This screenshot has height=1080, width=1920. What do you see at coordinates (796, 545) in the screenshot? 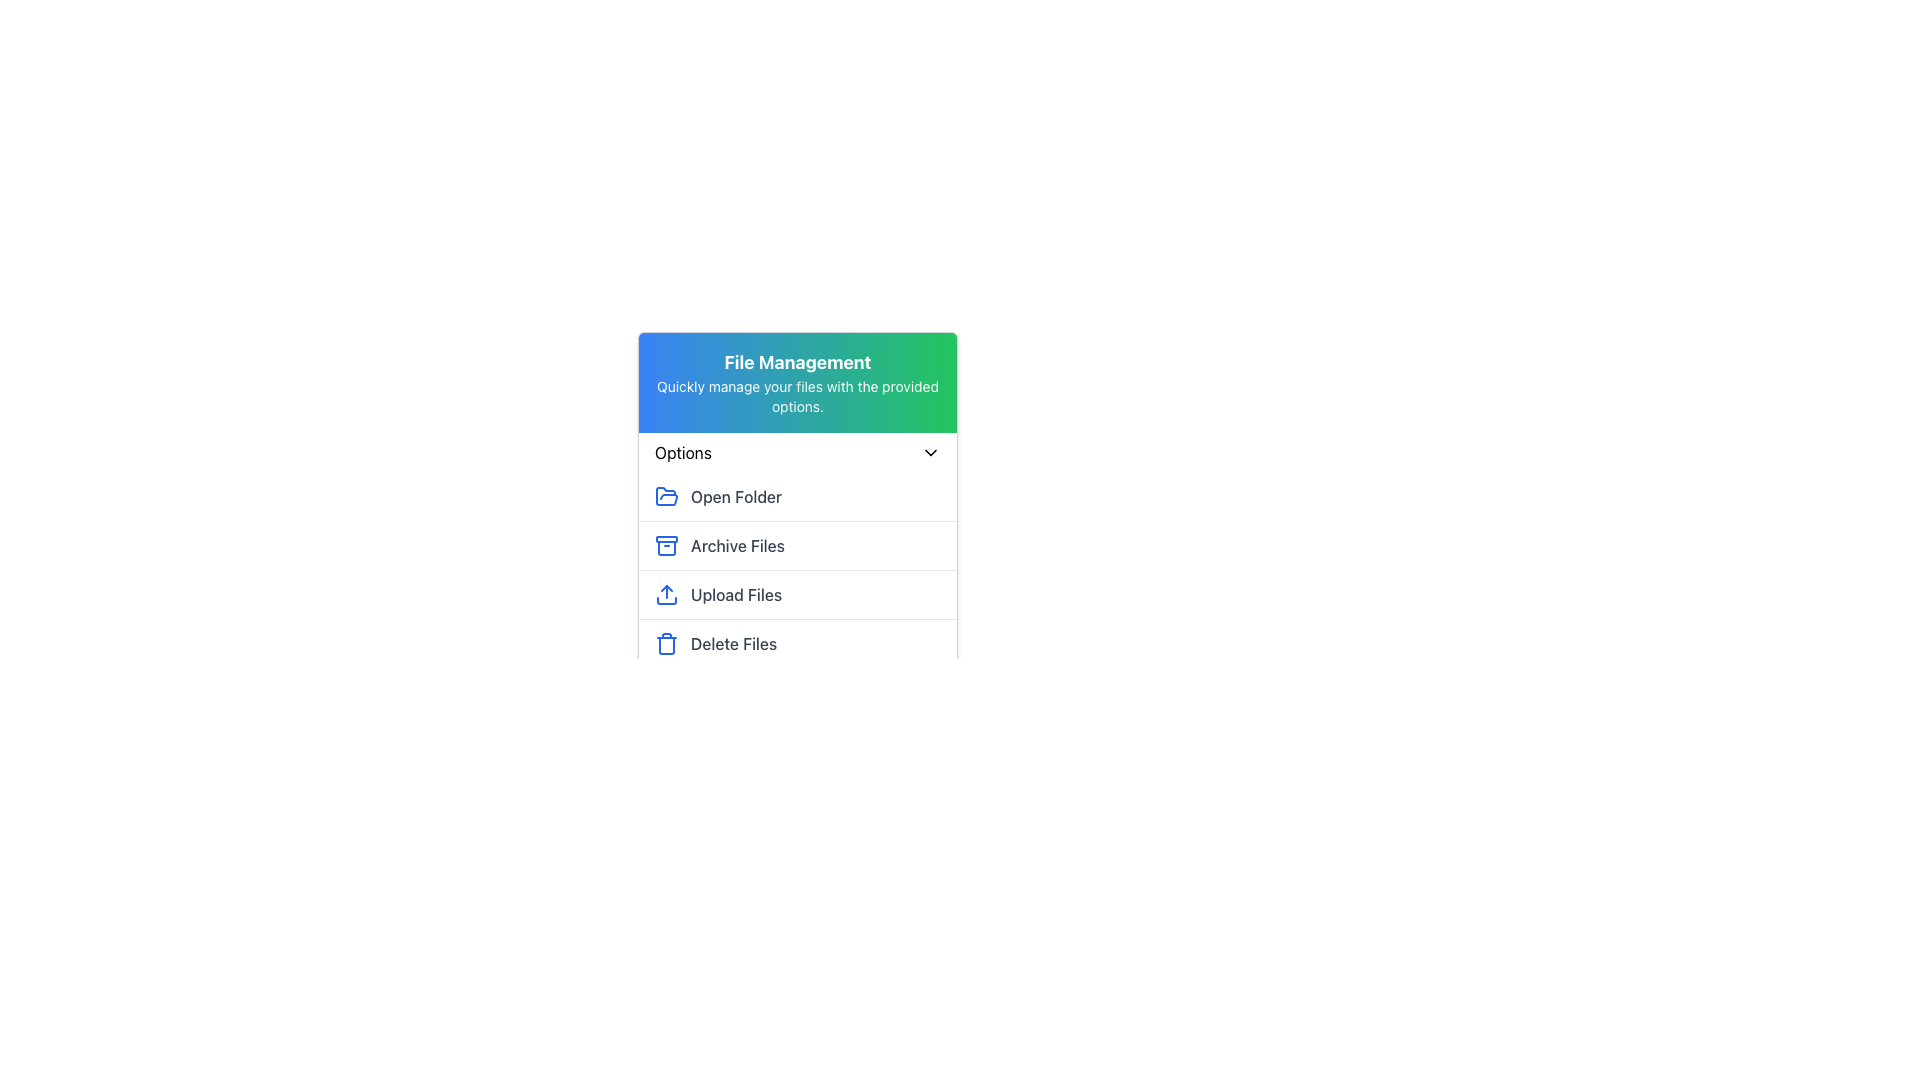
I see `the second clickable list item in the 'Options' menu, which allows the user to archive files` at bounding box center [796, 545].